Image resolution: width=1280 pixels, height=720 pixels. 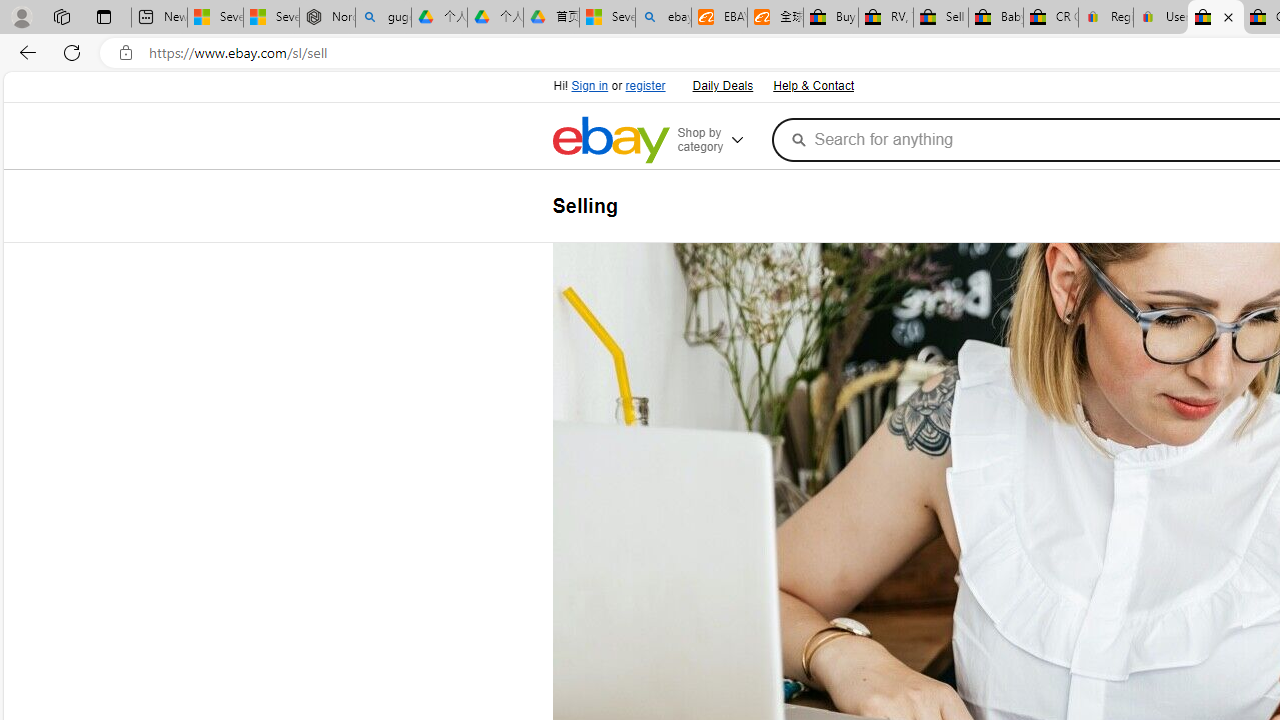 I want to click on 'eBay Home', so click(x=609, y=139).